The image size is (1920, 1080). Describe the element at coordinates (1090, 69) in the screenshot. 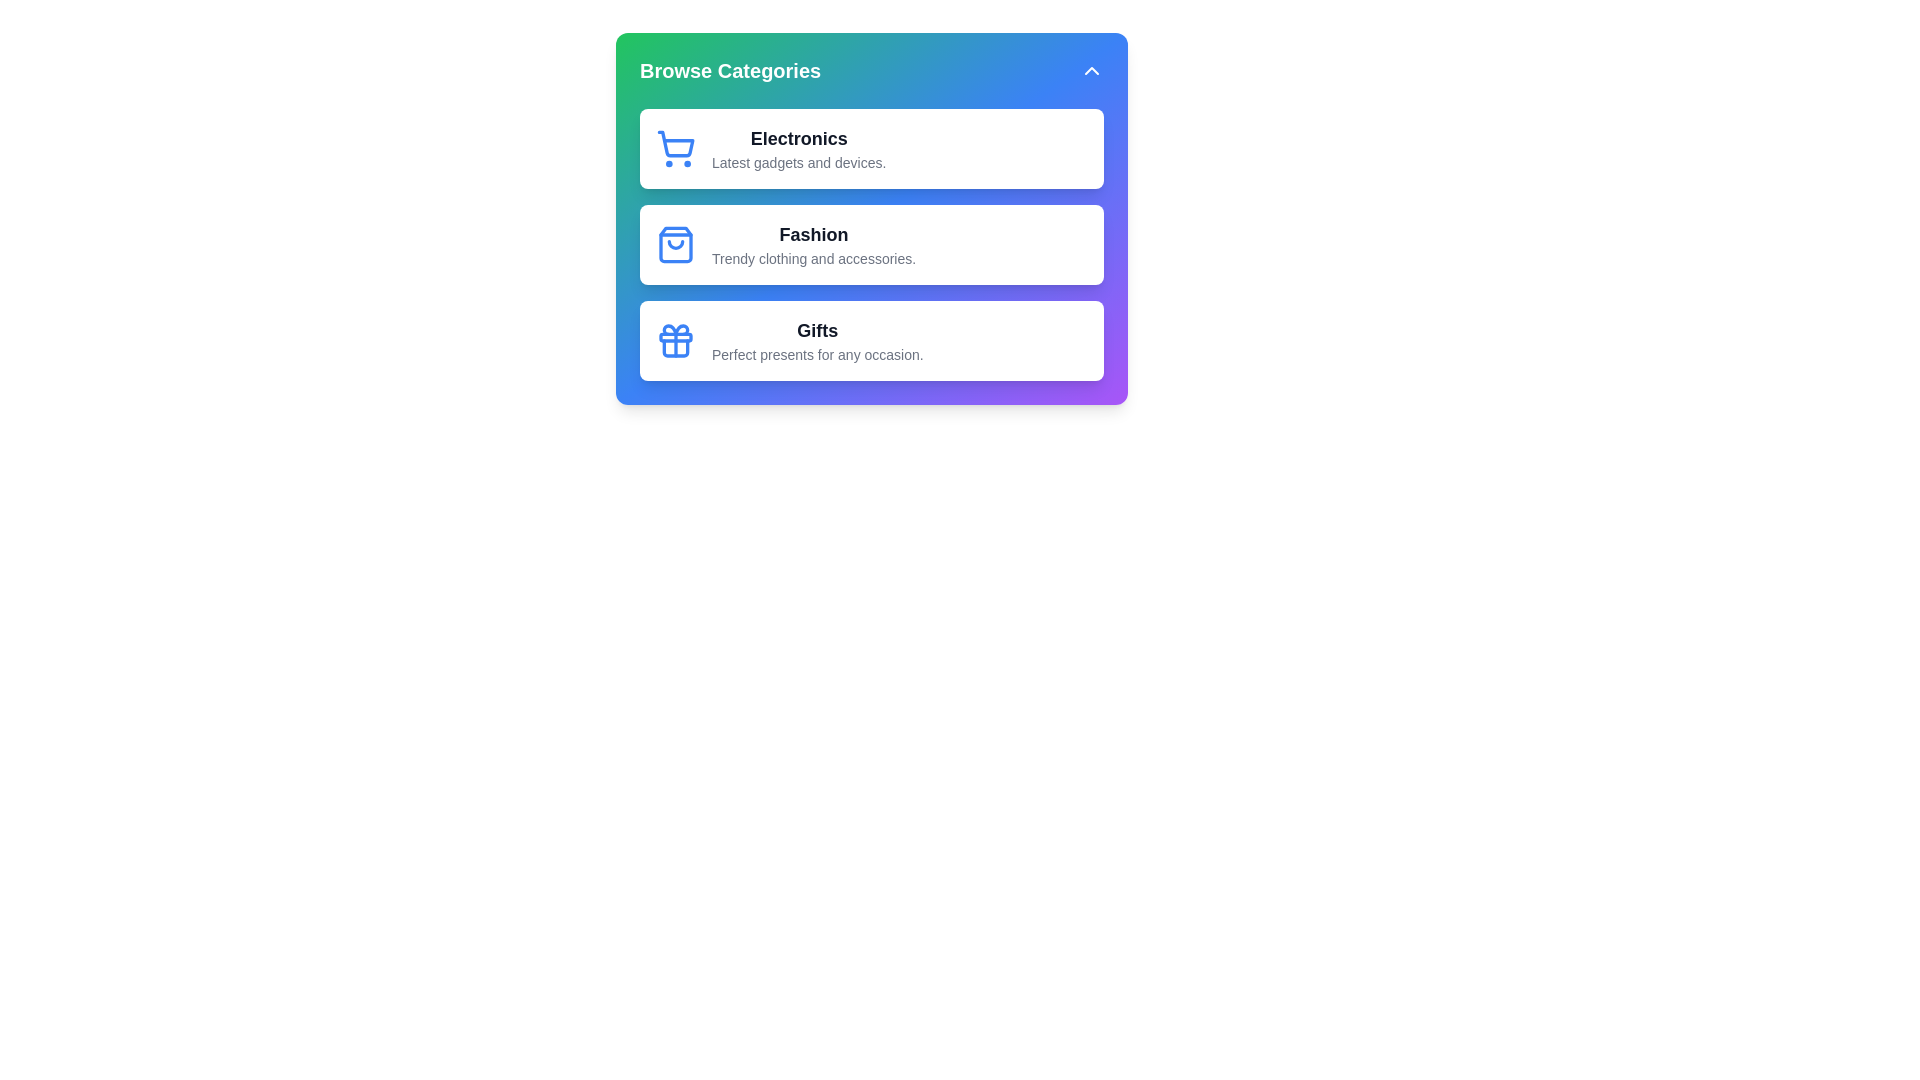

I see `expand/collapse button to toggle the category menu expansion state` at that location.